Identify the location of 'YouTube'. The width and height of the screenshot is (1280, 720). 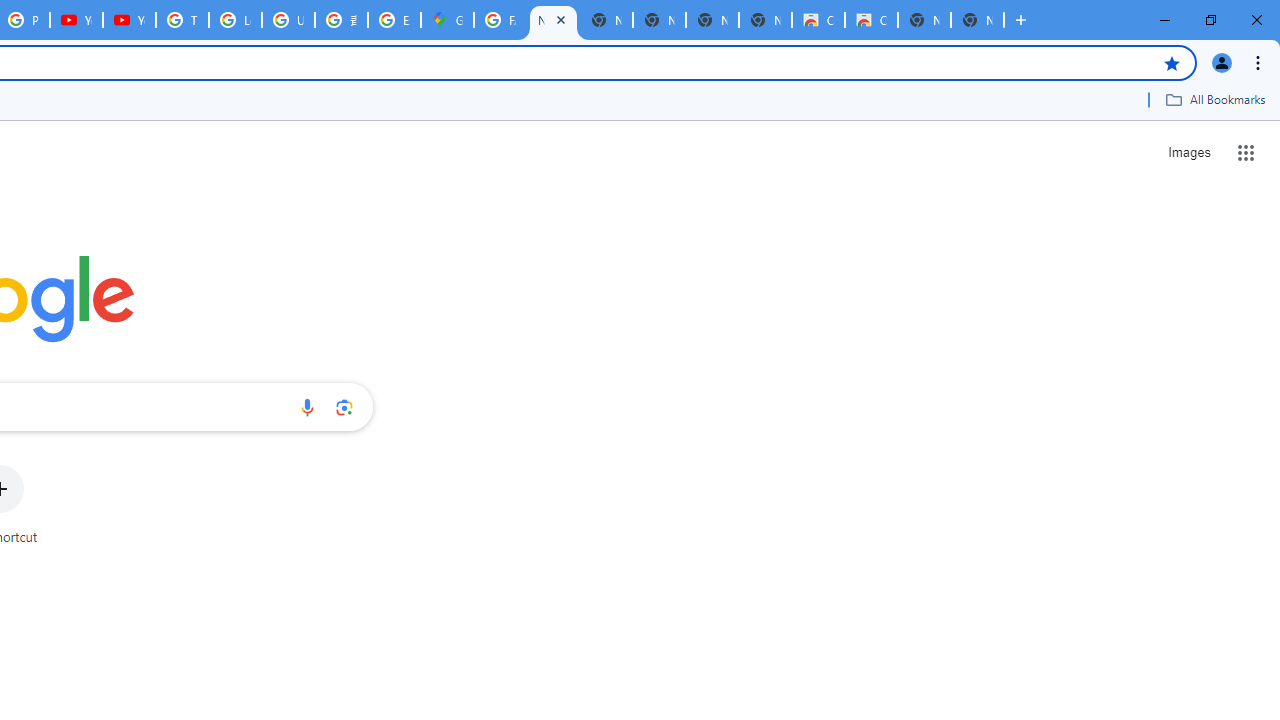
(128, 20).